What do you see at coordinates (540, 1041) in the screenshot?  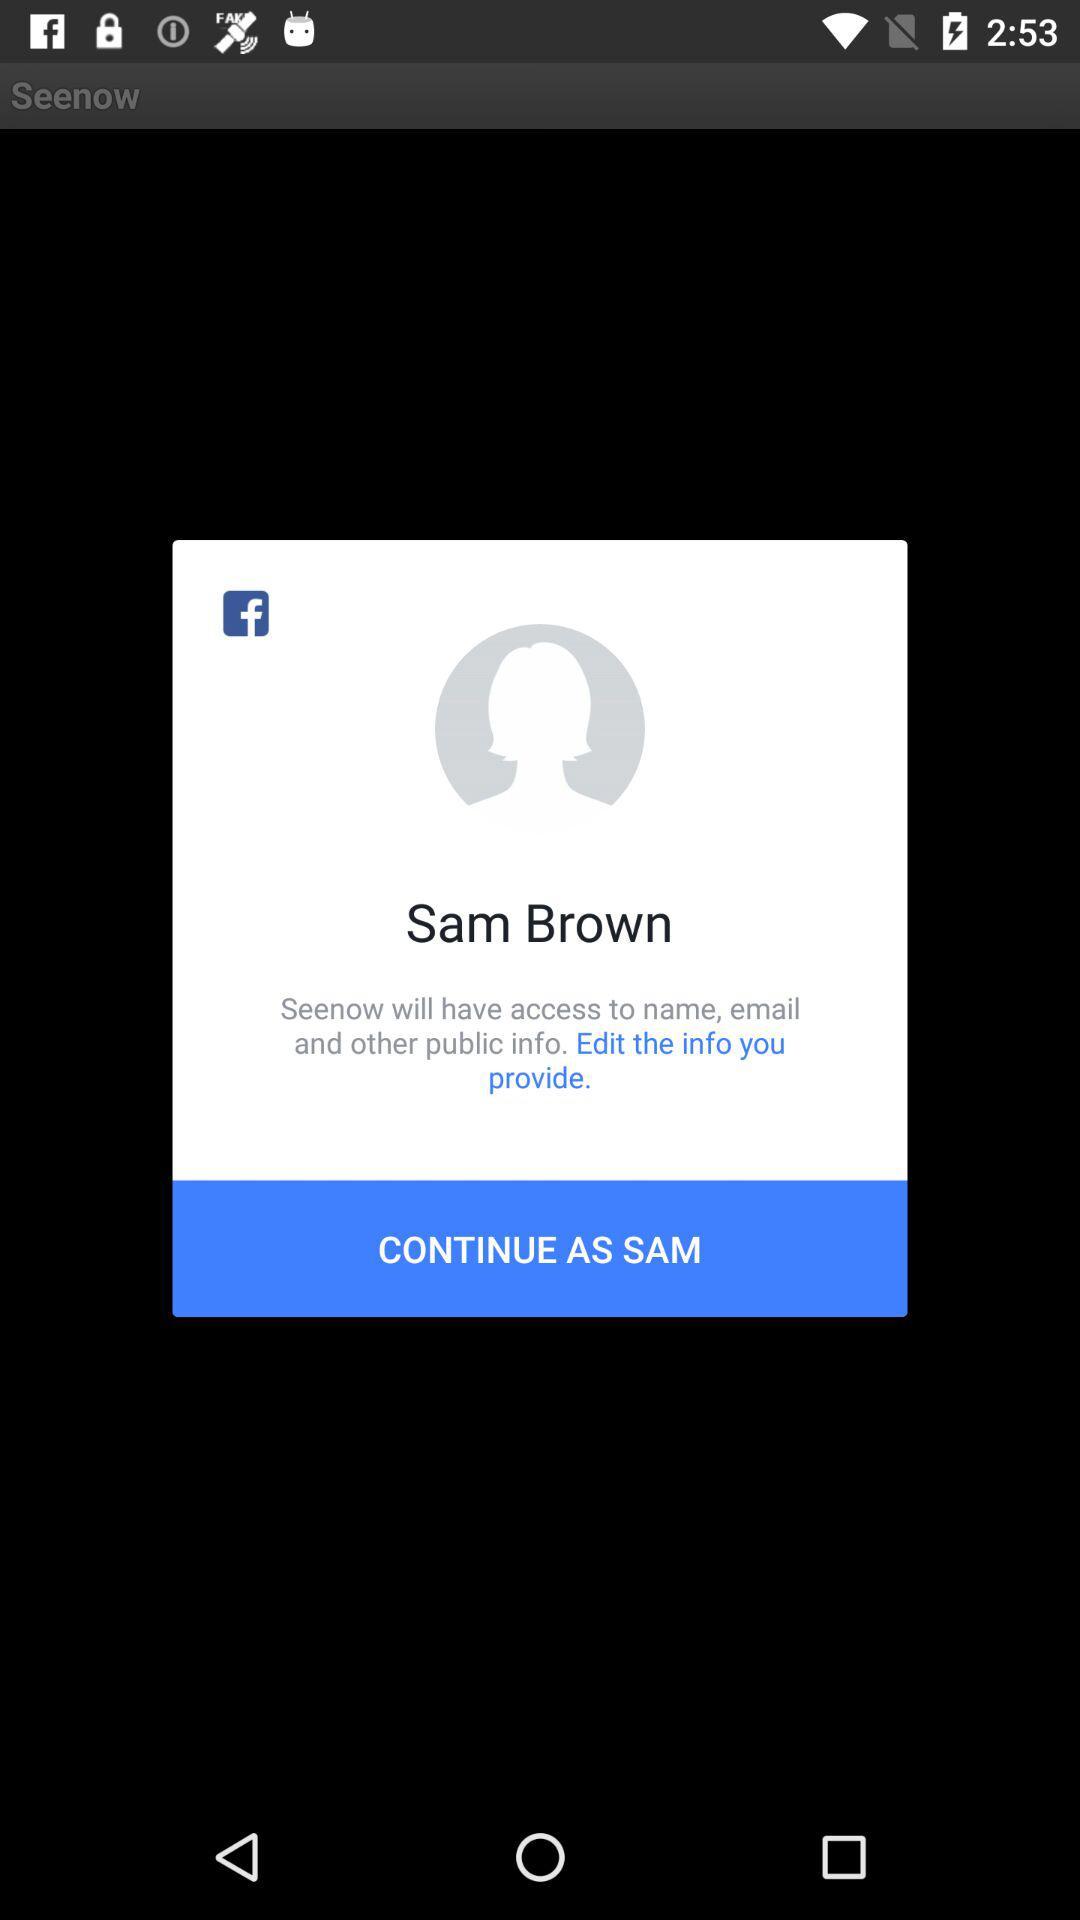 I see `the item below the sam brown` at bounding box center [540, 1041].